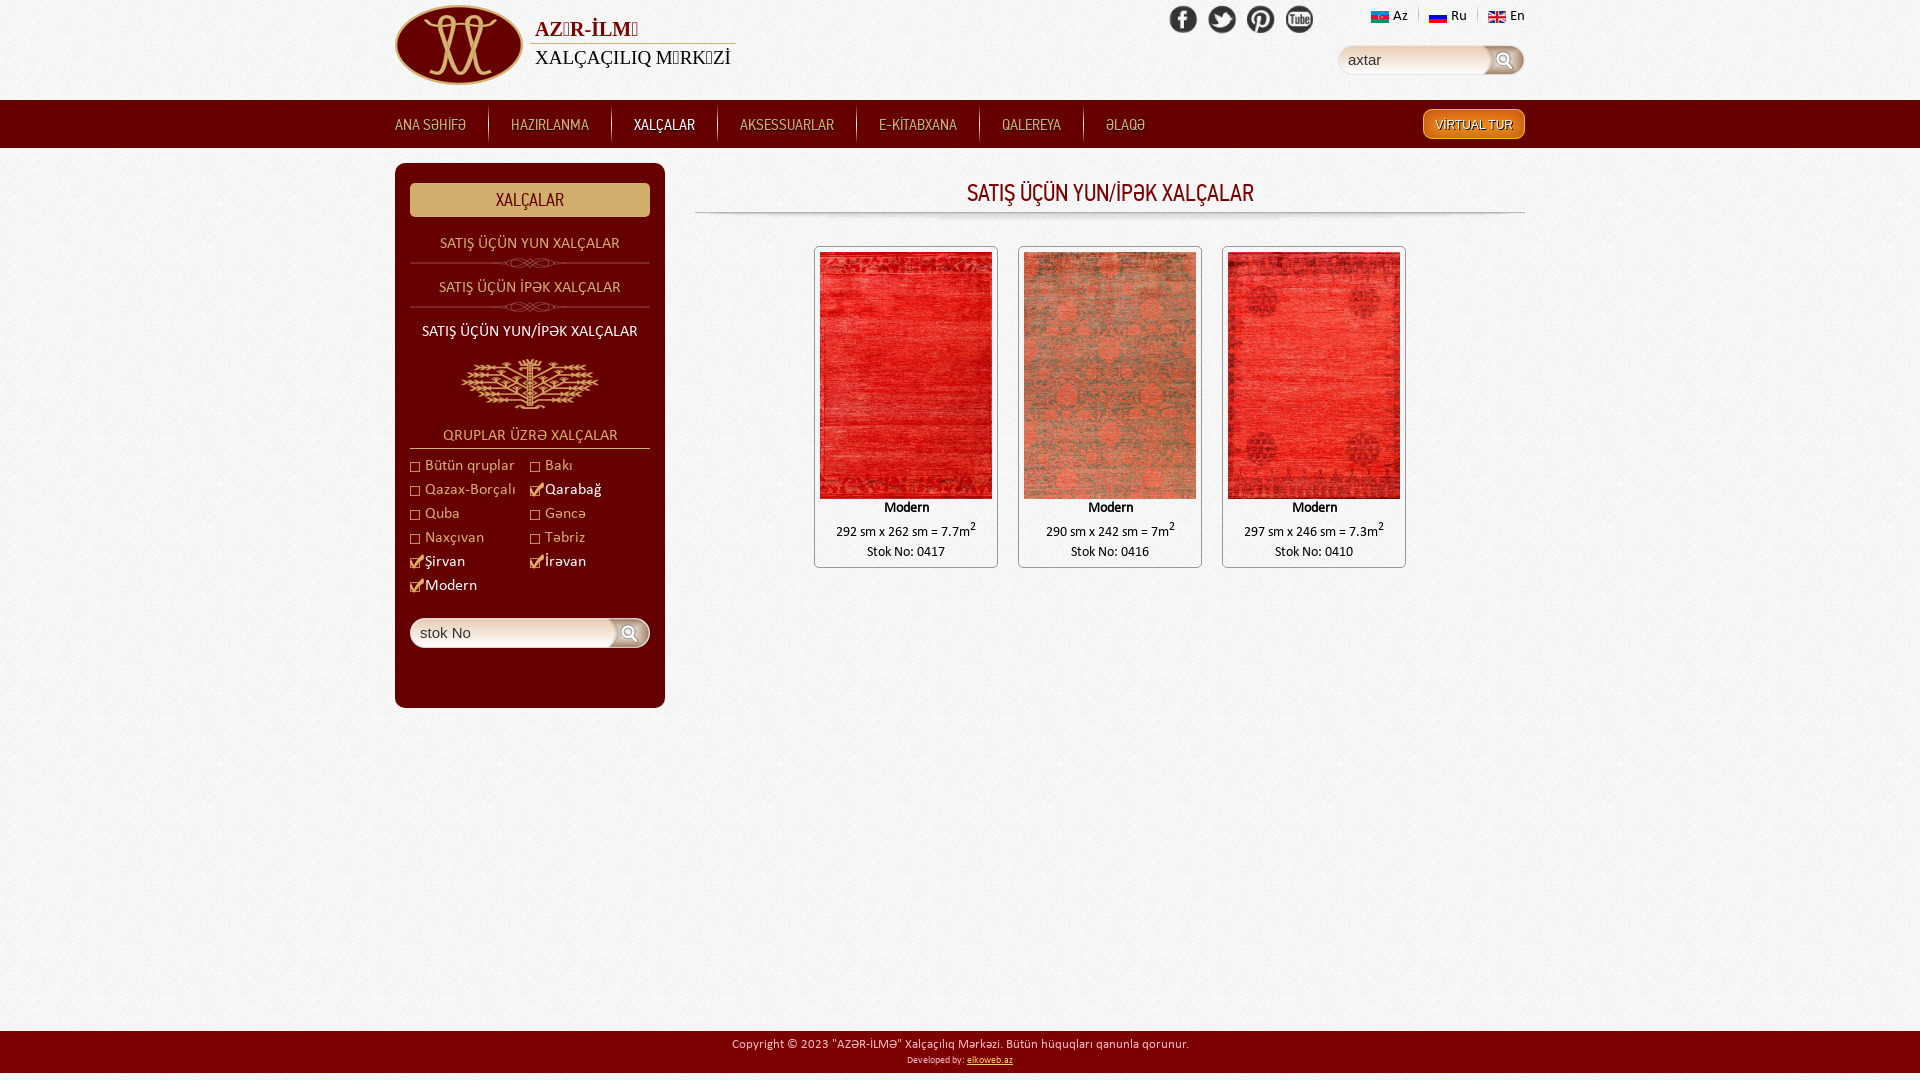  I want to click on 'Modern', so click(815, 406).